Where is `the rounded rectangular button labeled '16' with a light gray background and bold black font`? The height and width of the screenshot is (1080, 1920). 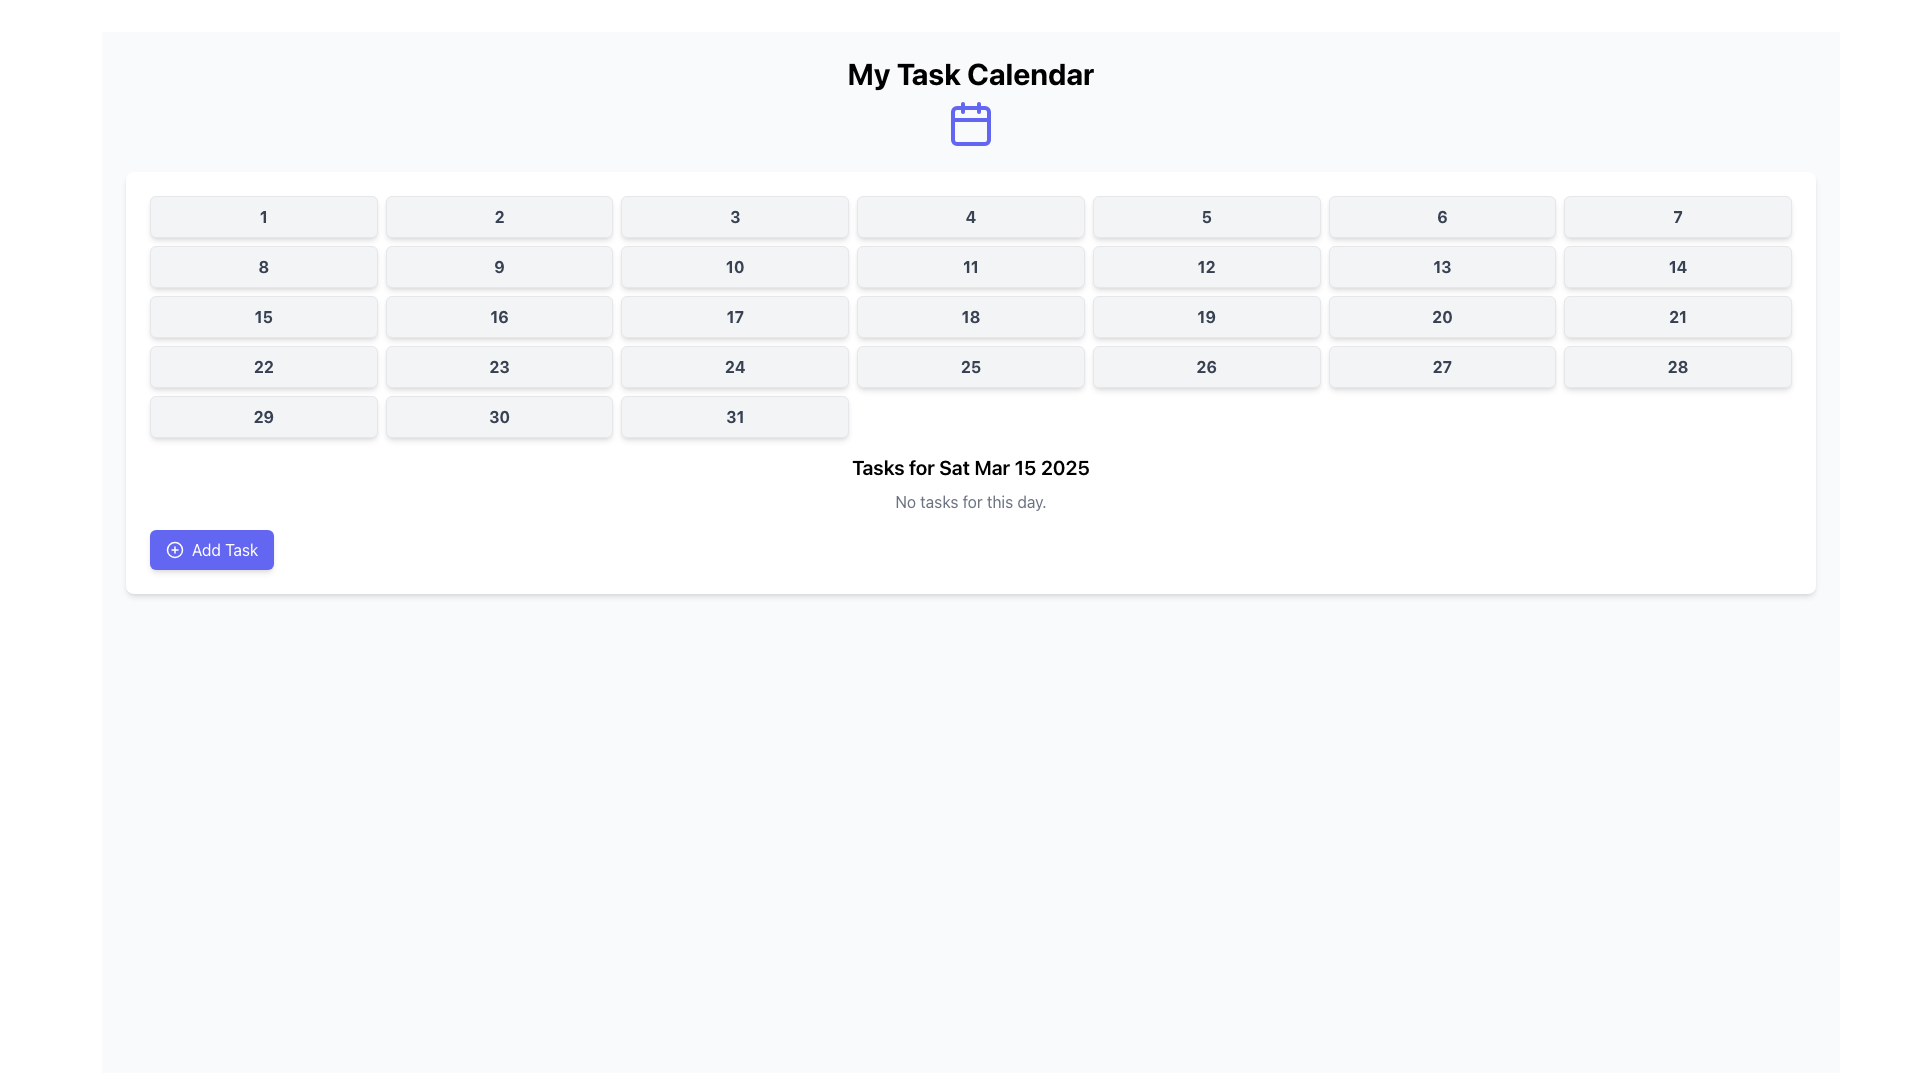 the rounded rectangular button labeled '16' with a light gray background and bold black font is located at coordinates (499, 315).